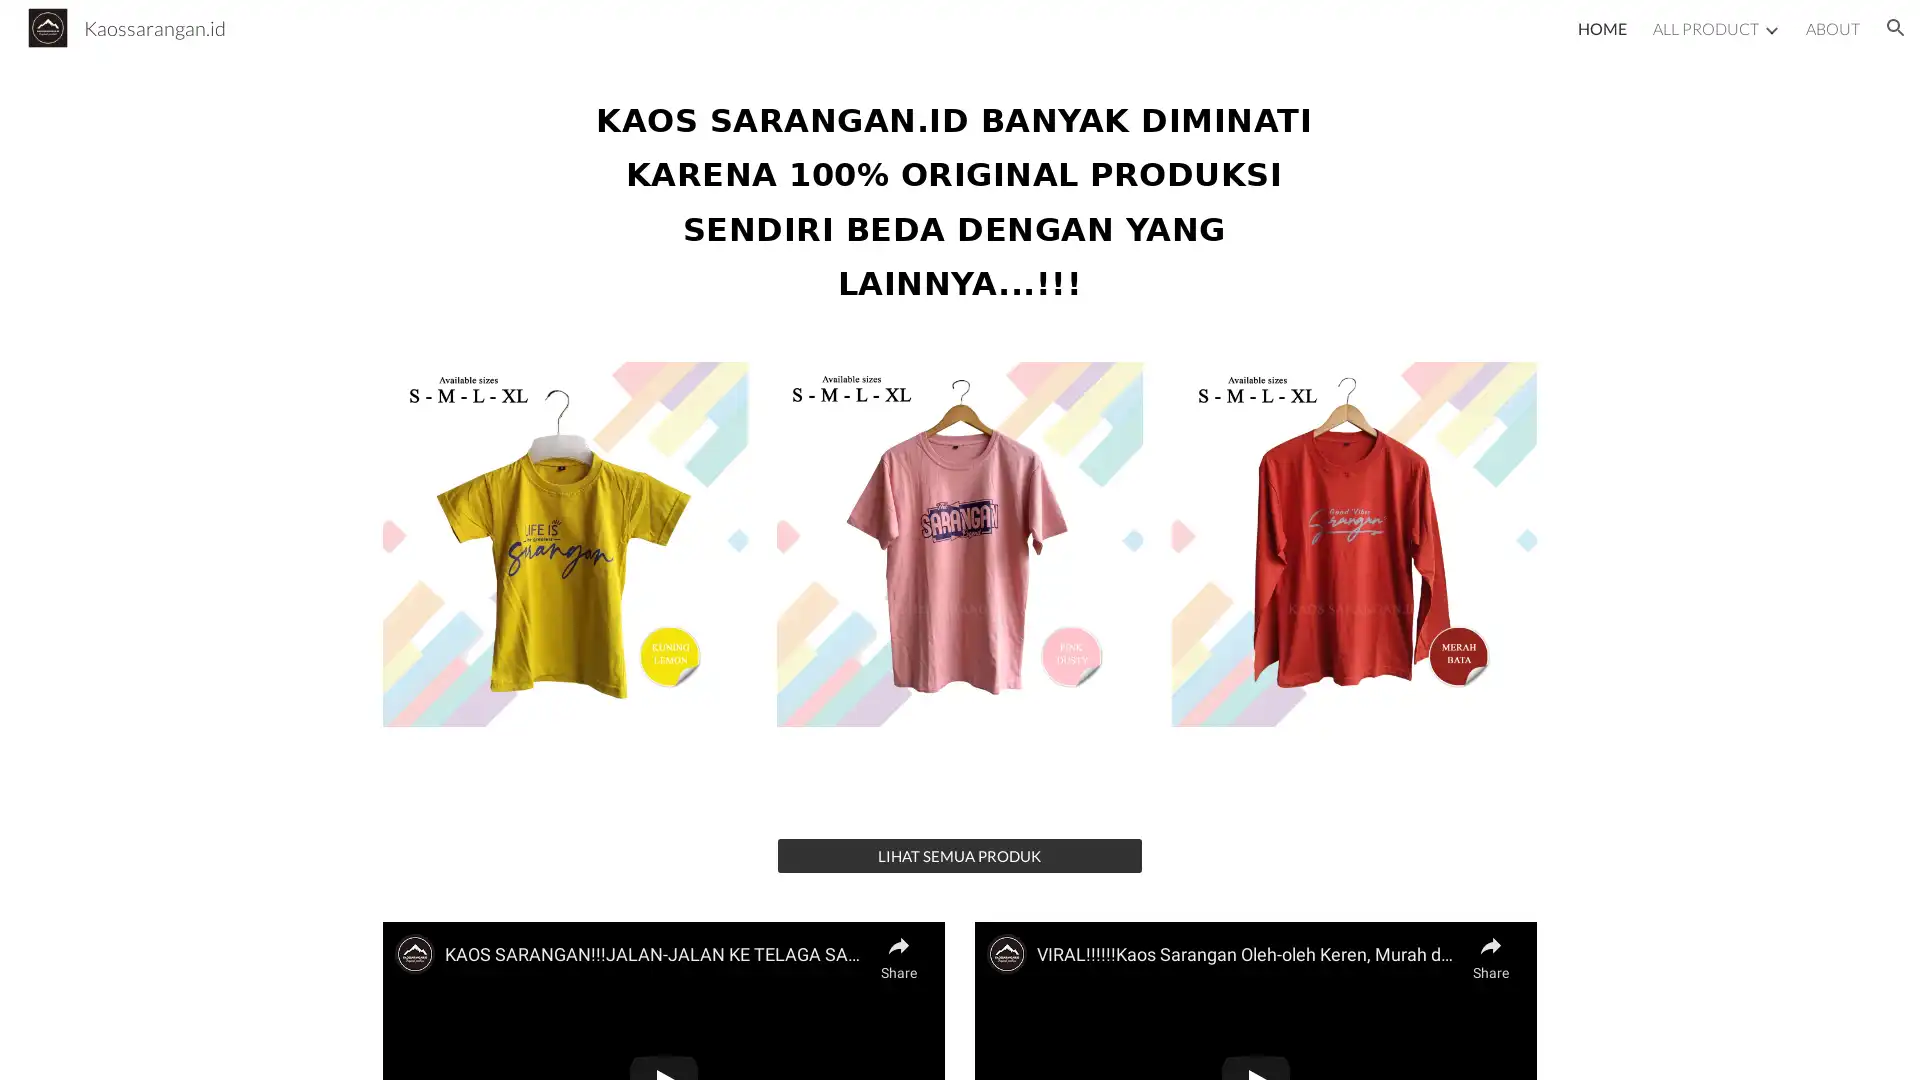 The image size is (1920, 1080). Describe the element at coordinates (1139, 37) in the screenshot. I see `Skip to navigation` at that location.